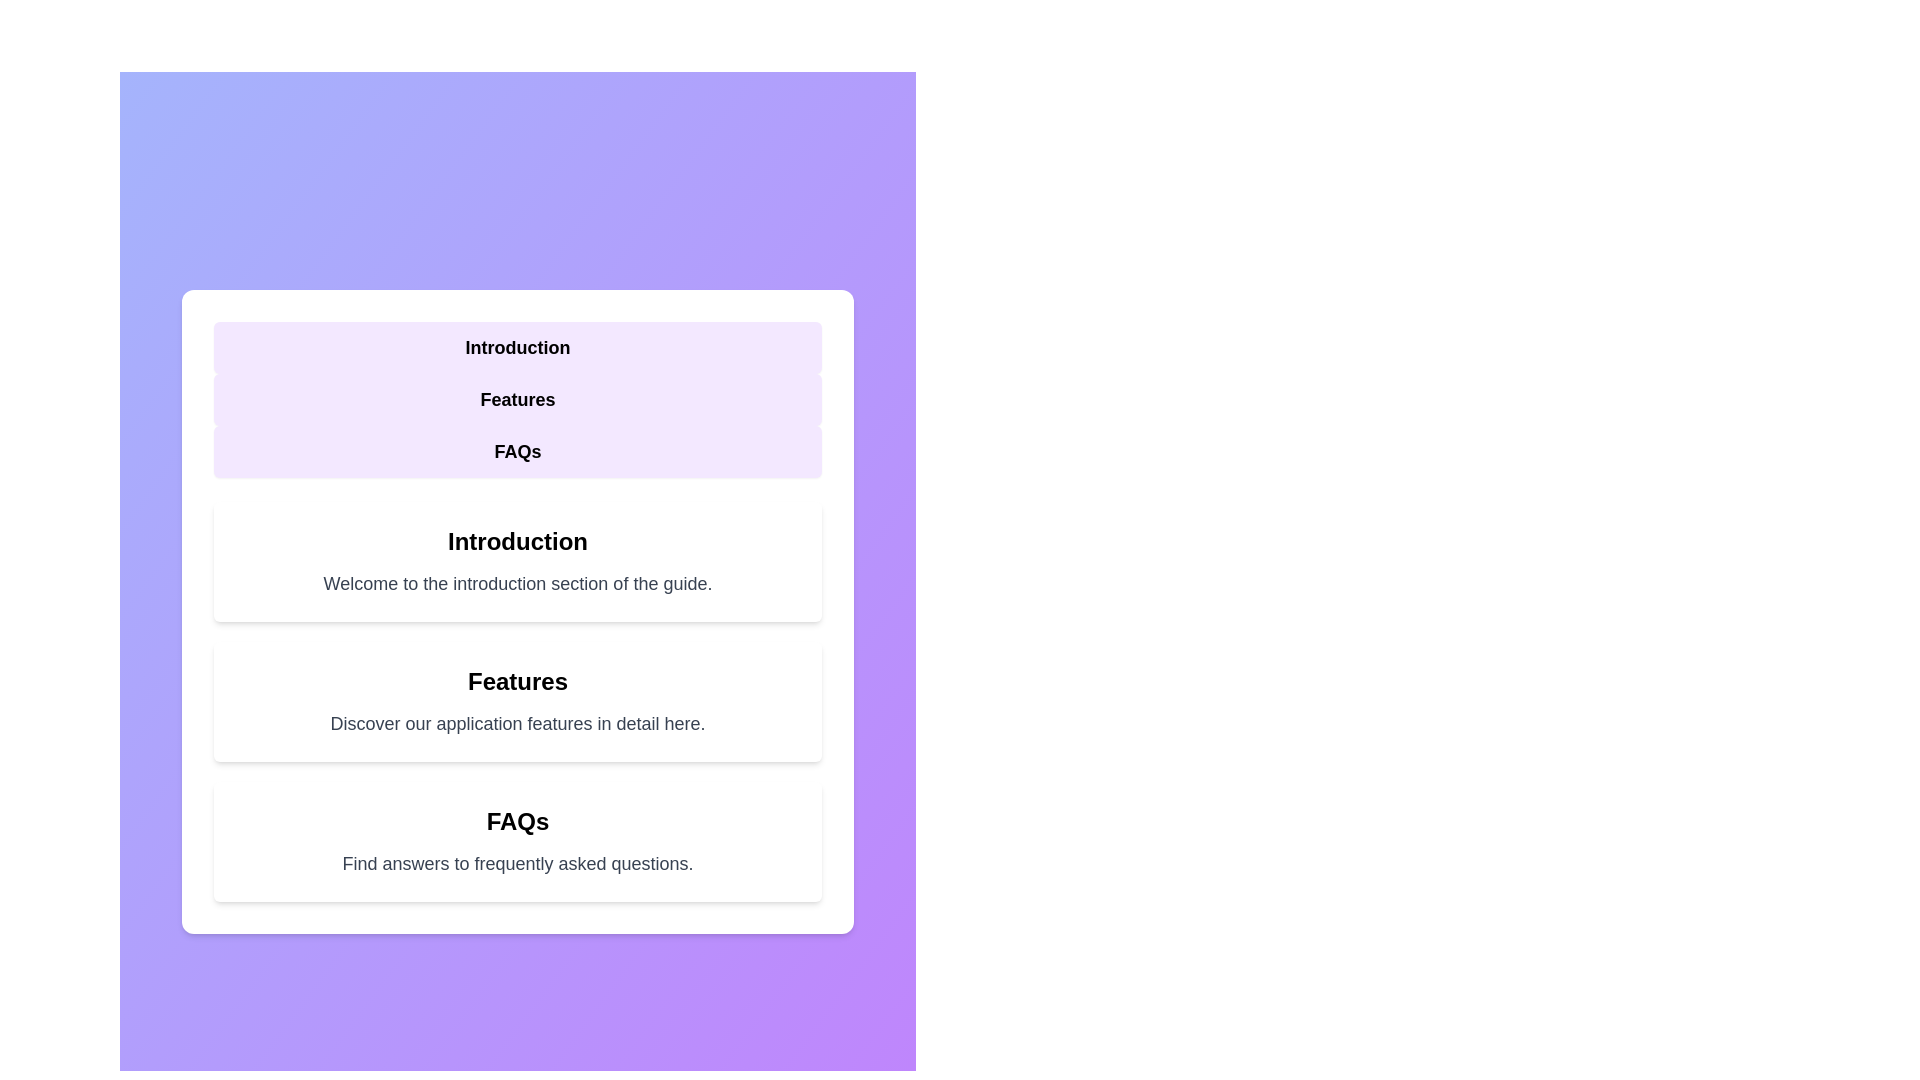 The image size is (1920, 1080). Describe the element at coordinates (518, 841) in the screenshot. I see `the informative panel located at the bottom of the series of panels, which likely serves as a link` at that location.